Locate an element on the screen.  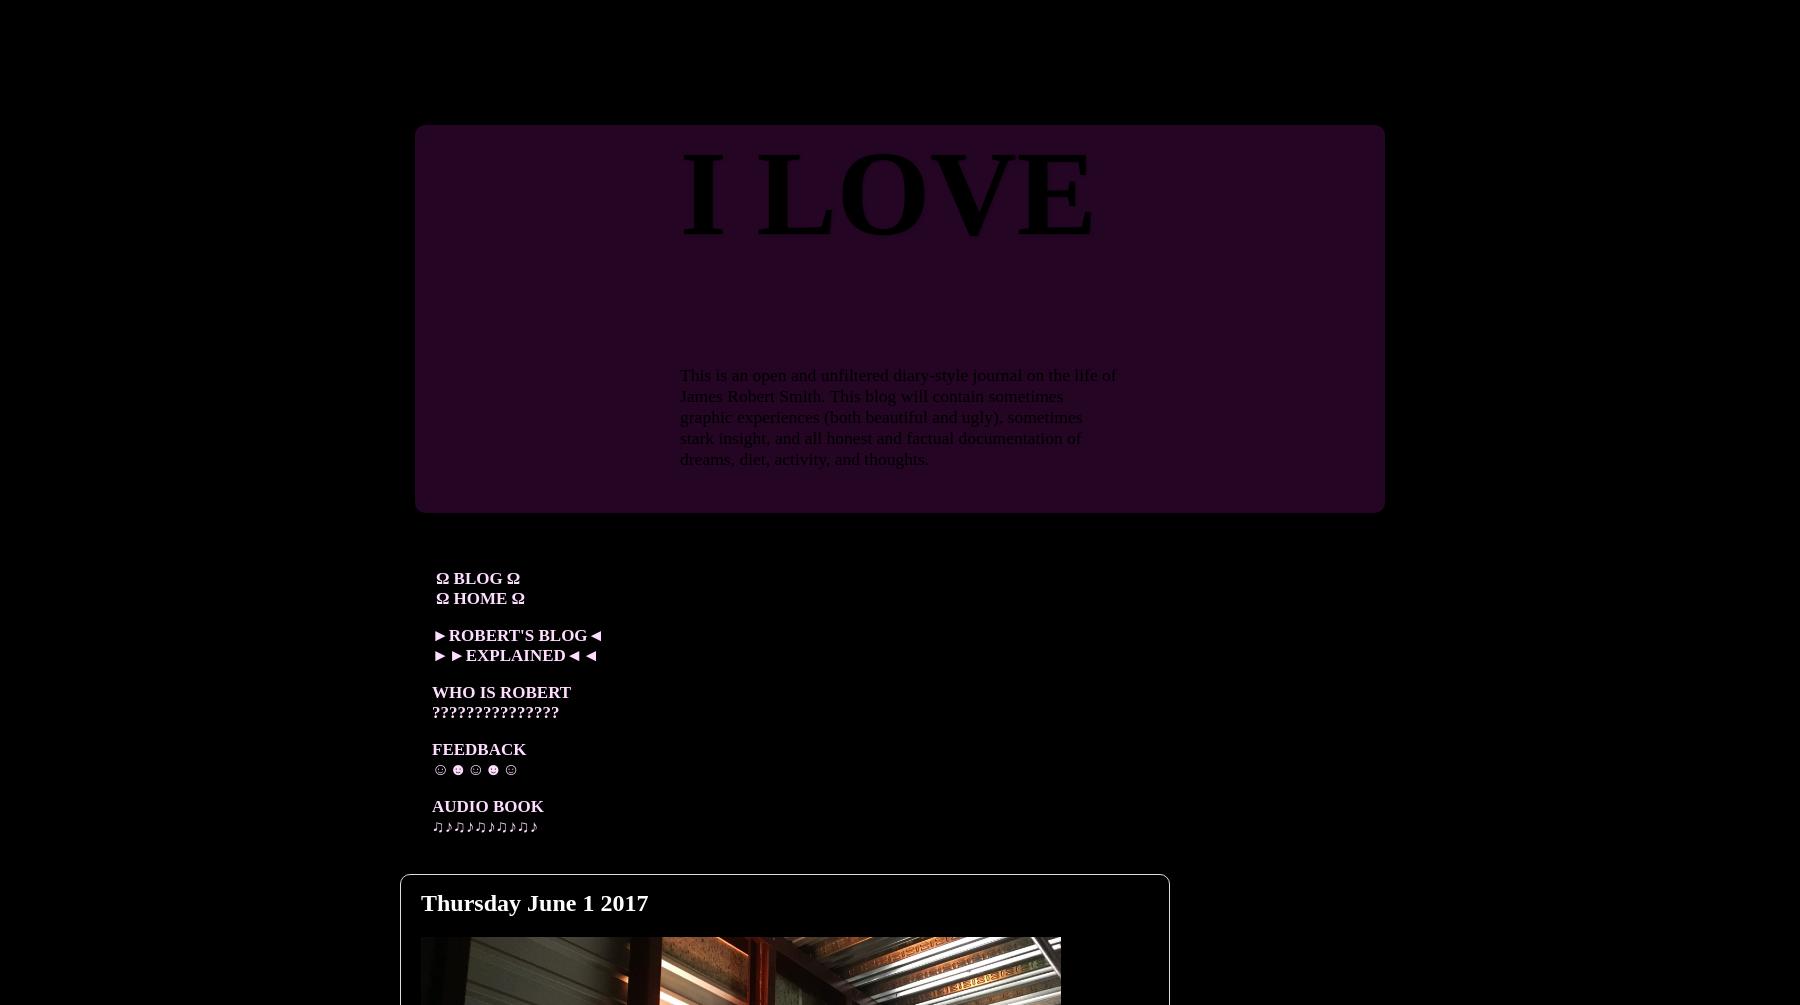
'I LOVE' is located at coordinates (887, 192).